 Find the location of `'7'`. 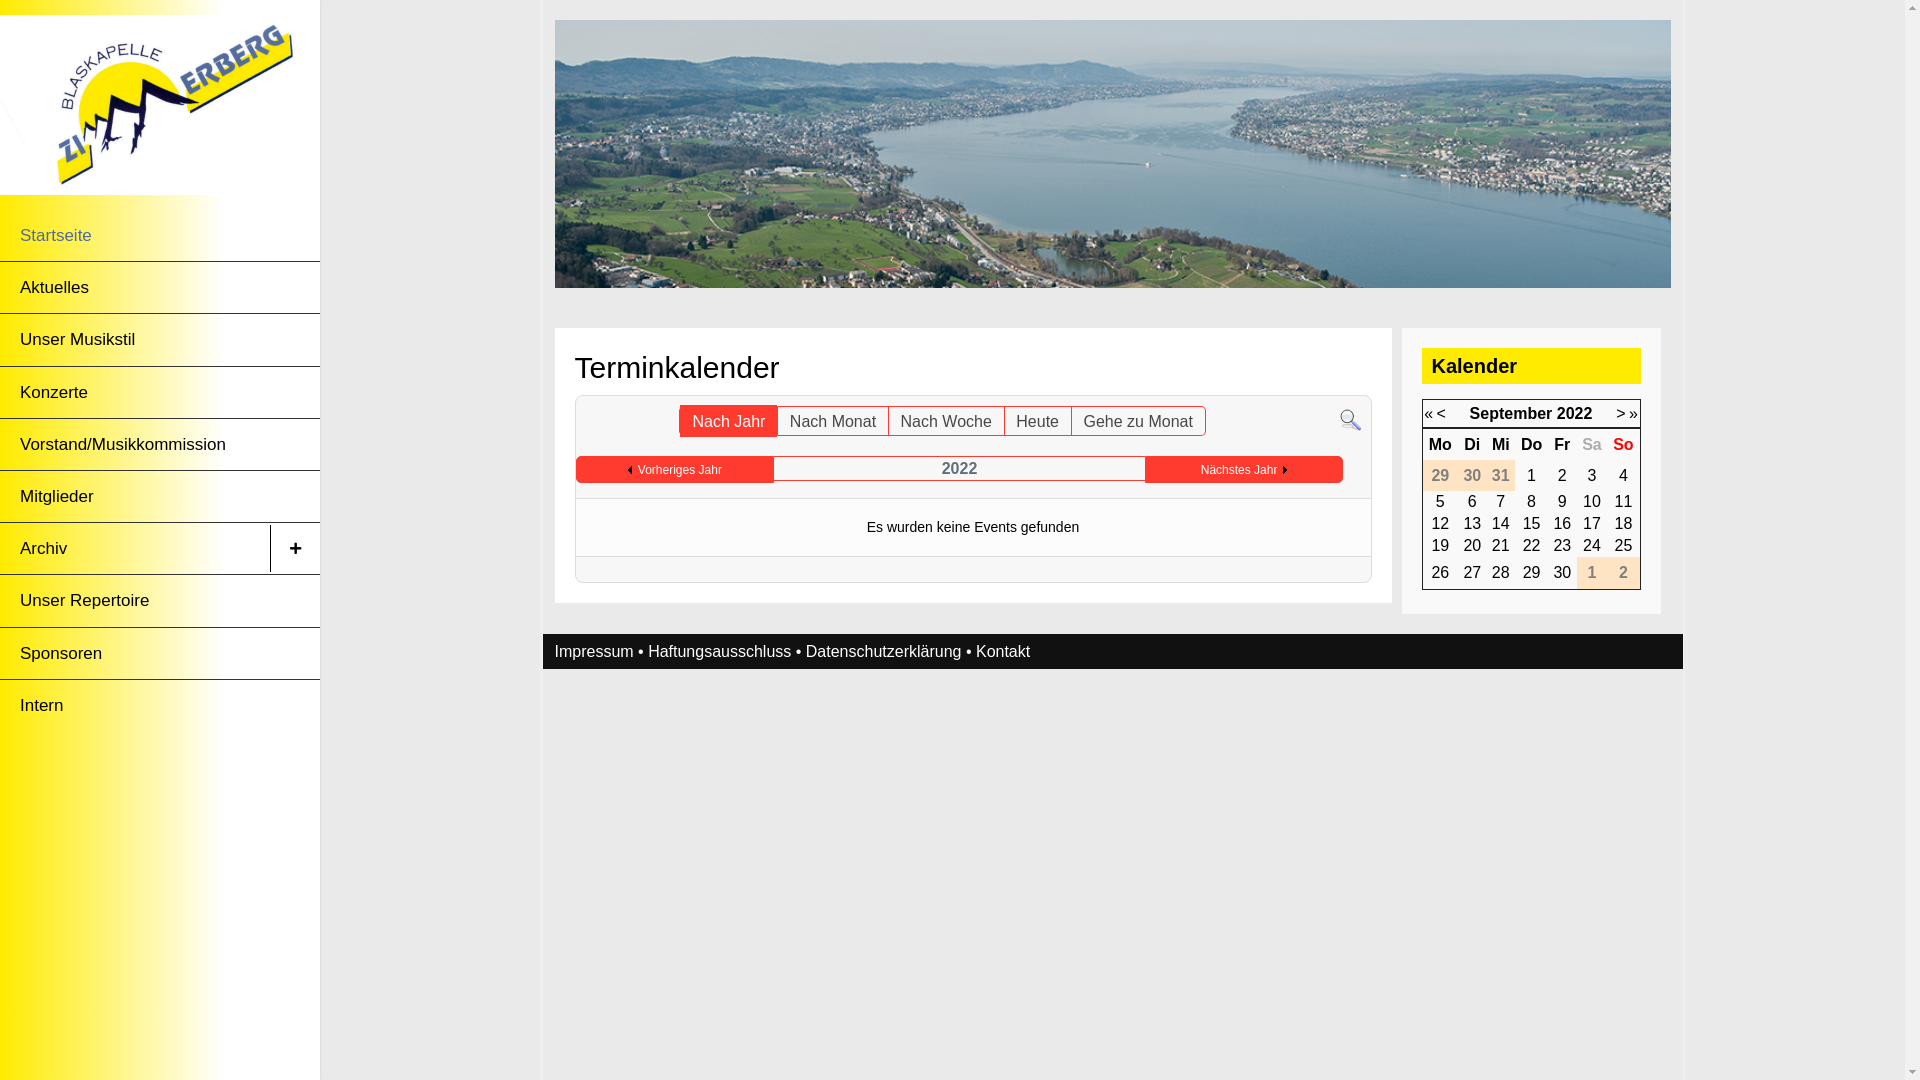

'7' is located at coordinates (1500, 500).